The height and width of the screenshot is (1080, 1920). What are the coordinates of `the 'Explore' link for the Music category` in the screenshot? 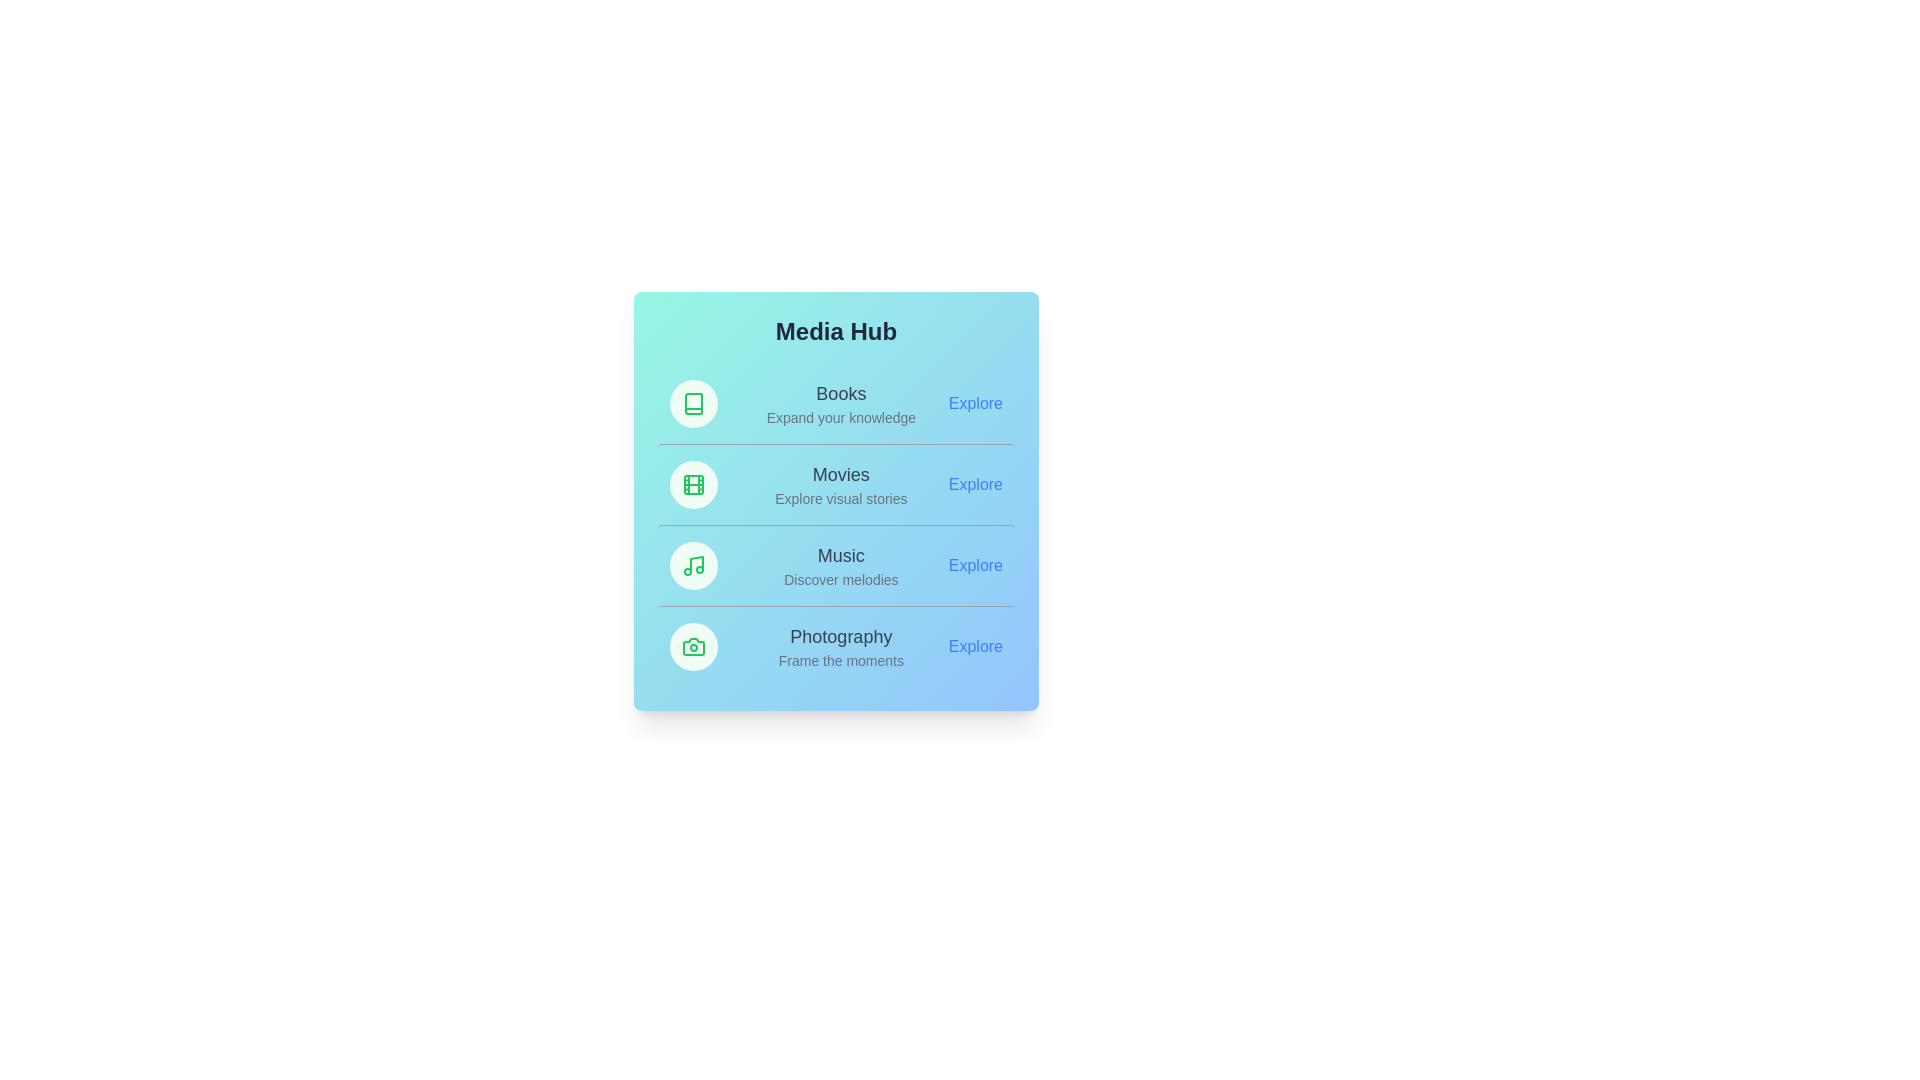 It's located at (975, 566).